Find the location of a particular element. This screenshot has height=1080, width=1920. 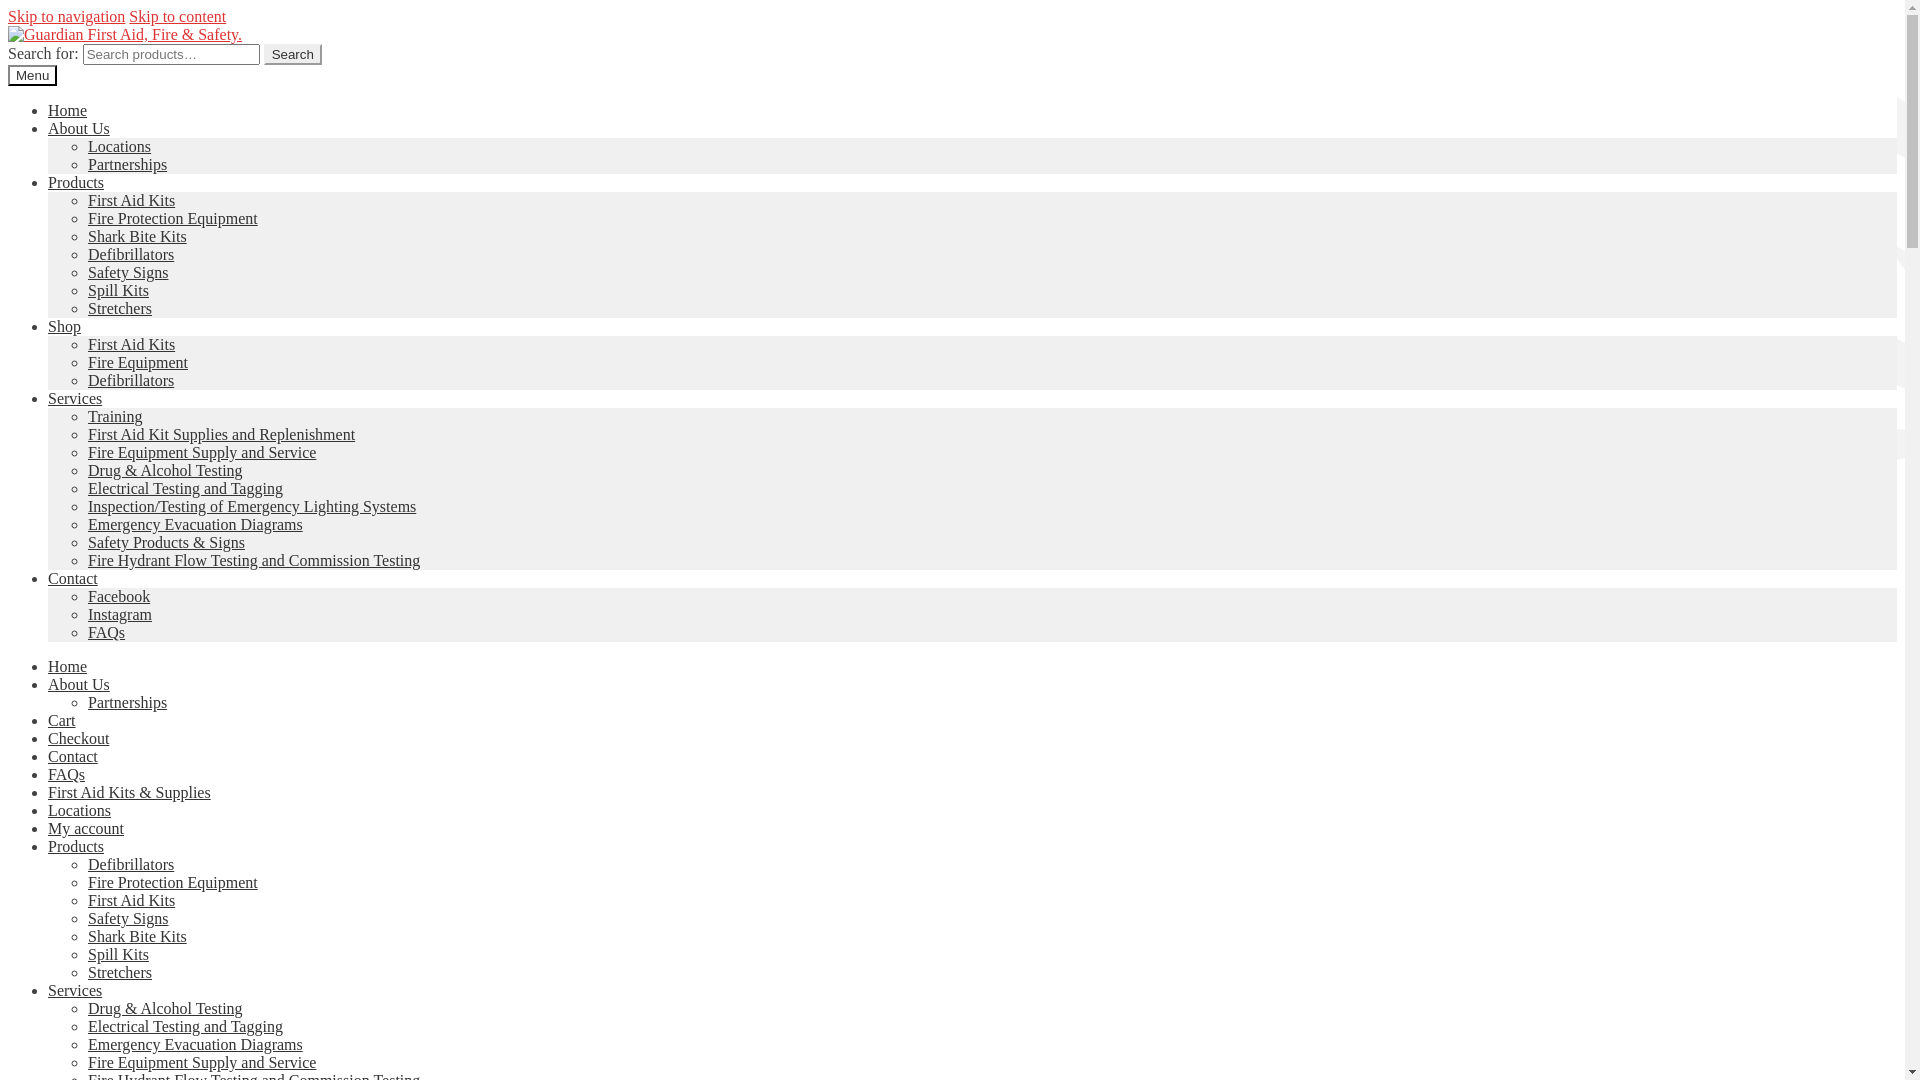

'Locations' is located at coordinates (118, 145).